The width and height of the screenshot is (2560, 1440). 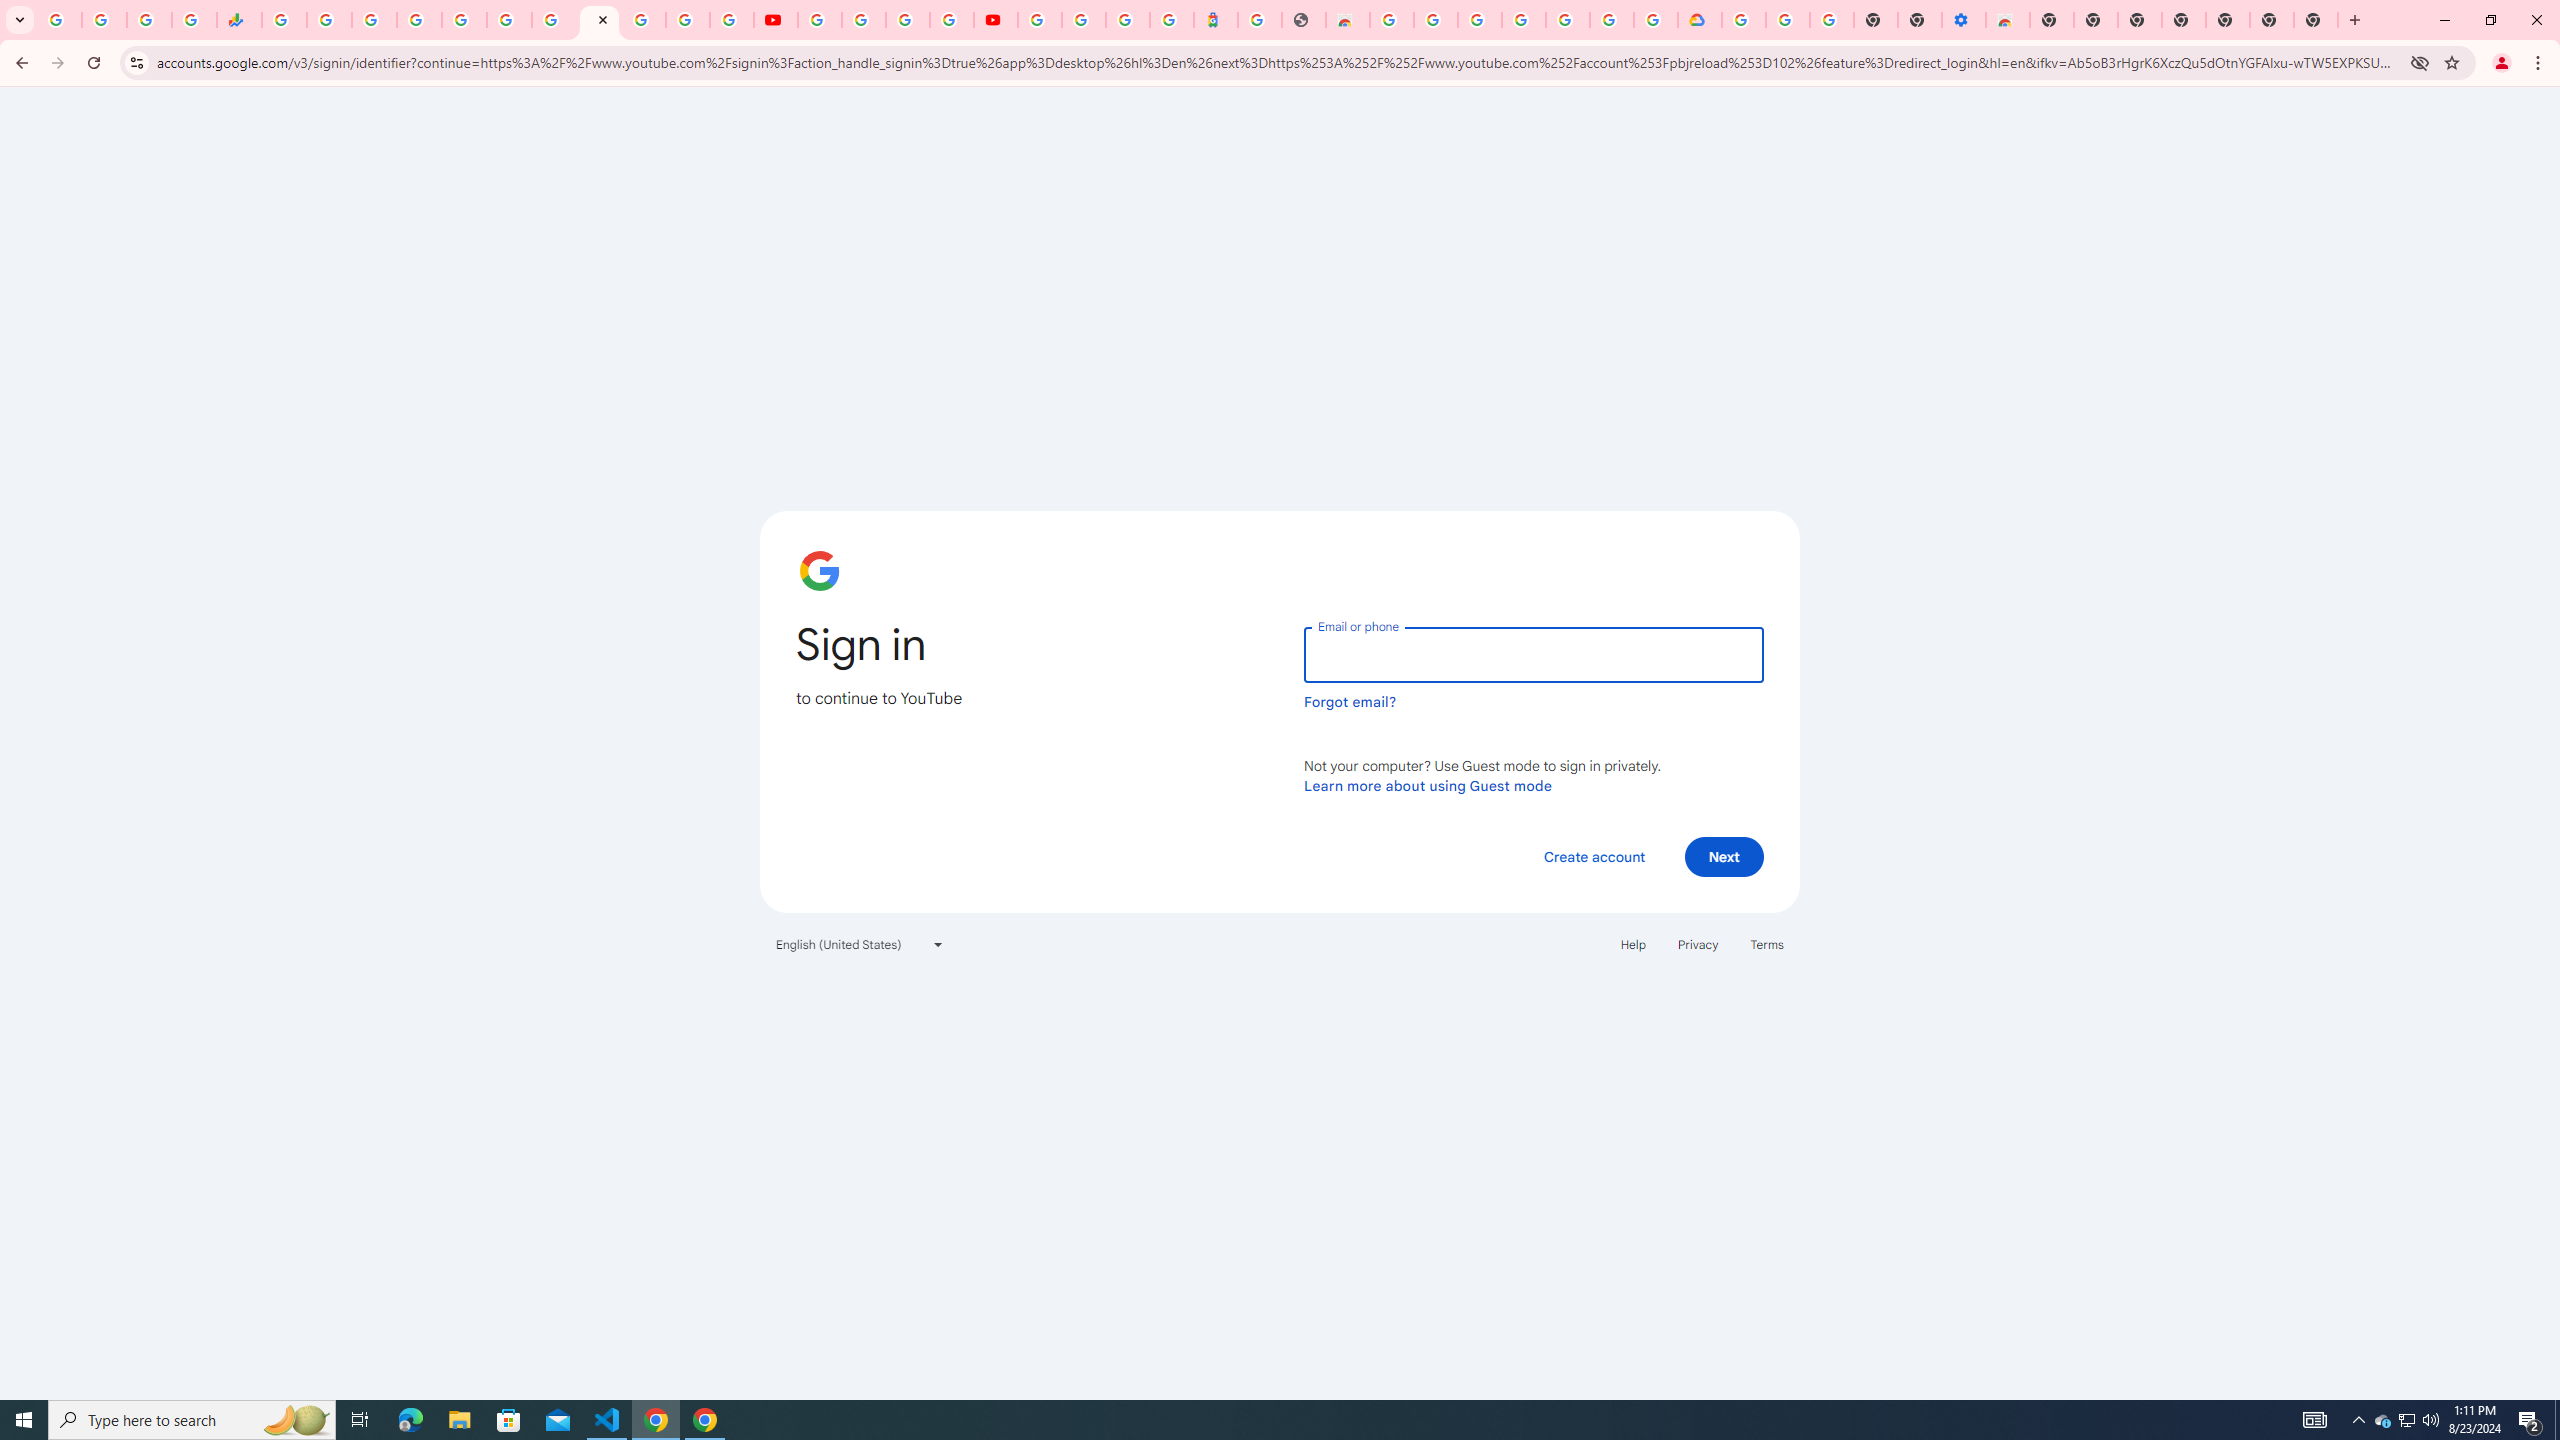 What do you see at coordinates (994, 19) in the screenshot?
I see `'Content Creator Programs & Opportunities - YouTube Creators'` at bounding box center [994, 19].